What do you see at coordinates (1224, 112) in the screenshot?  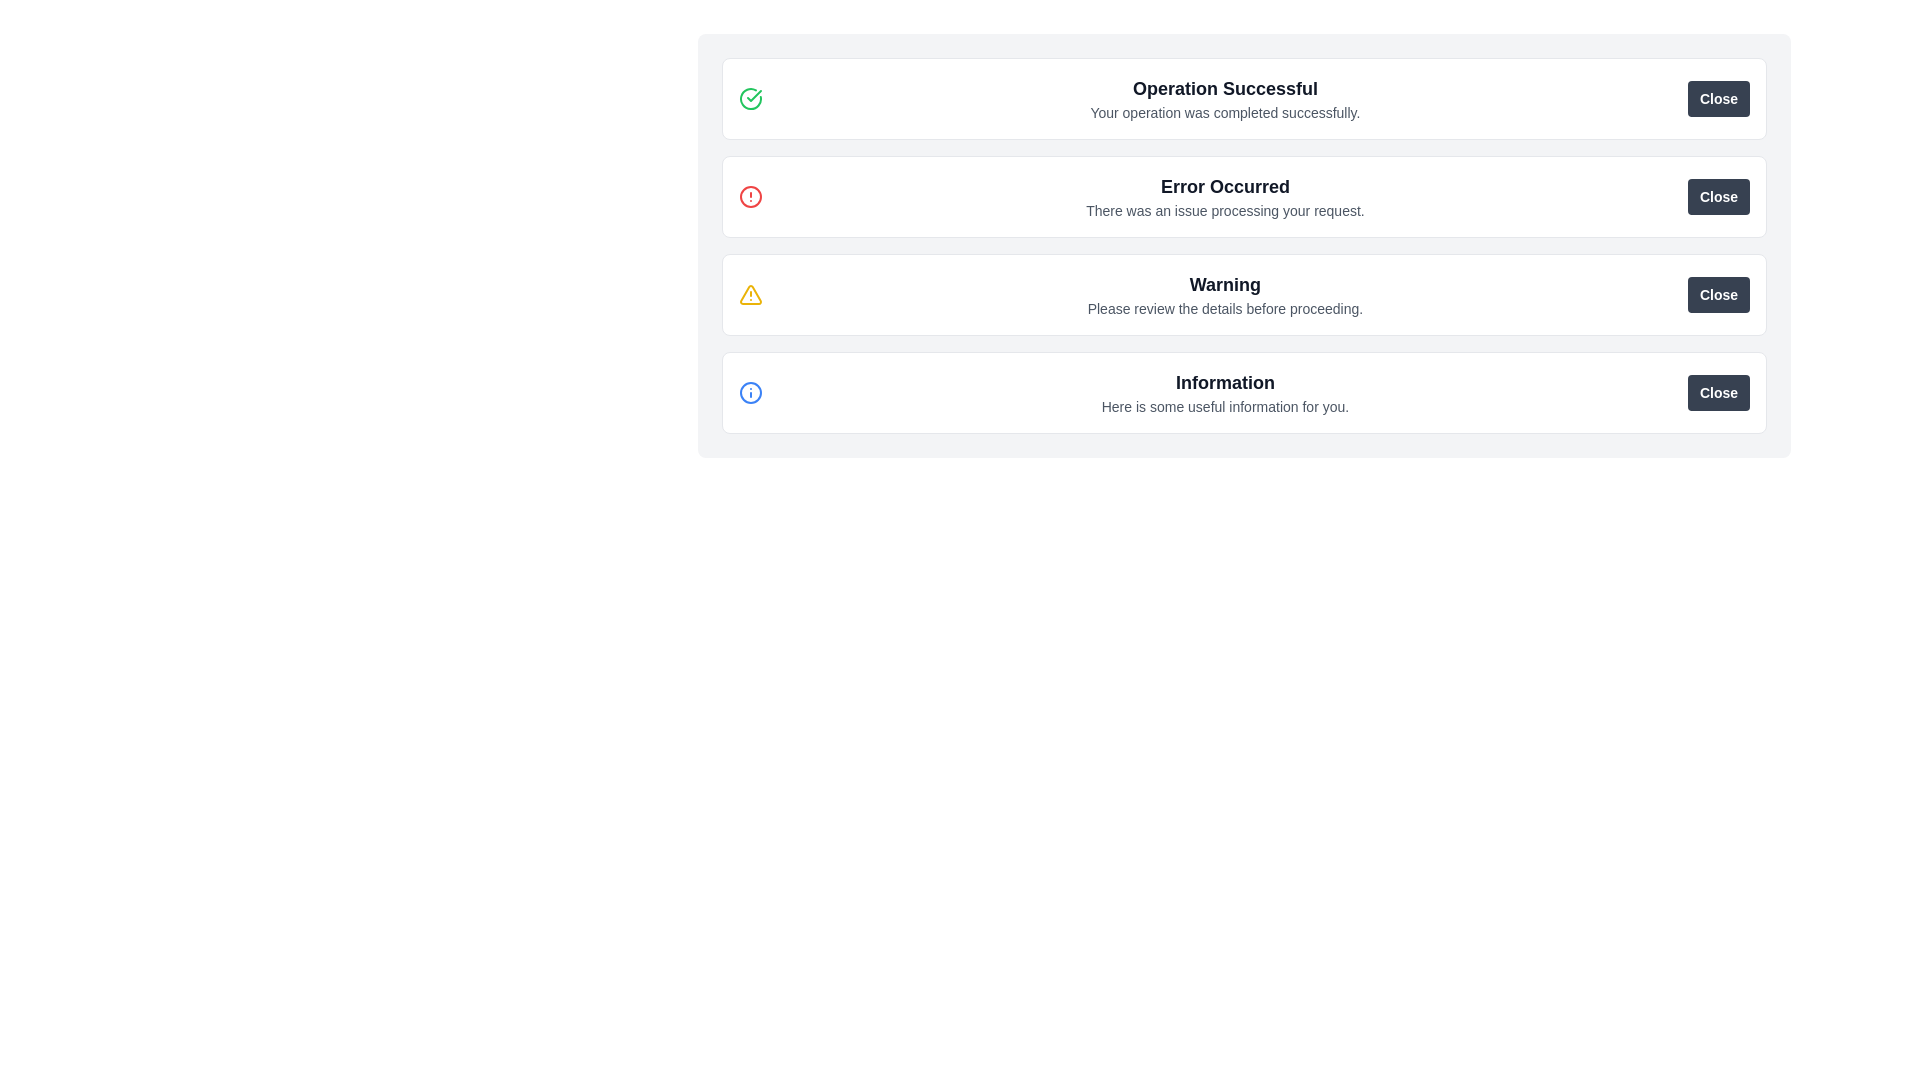 I see `the text label displaying 'Your operation was completed successfully.' located below the title 'Operation Successful.'` at bounding box center [1224, 112].